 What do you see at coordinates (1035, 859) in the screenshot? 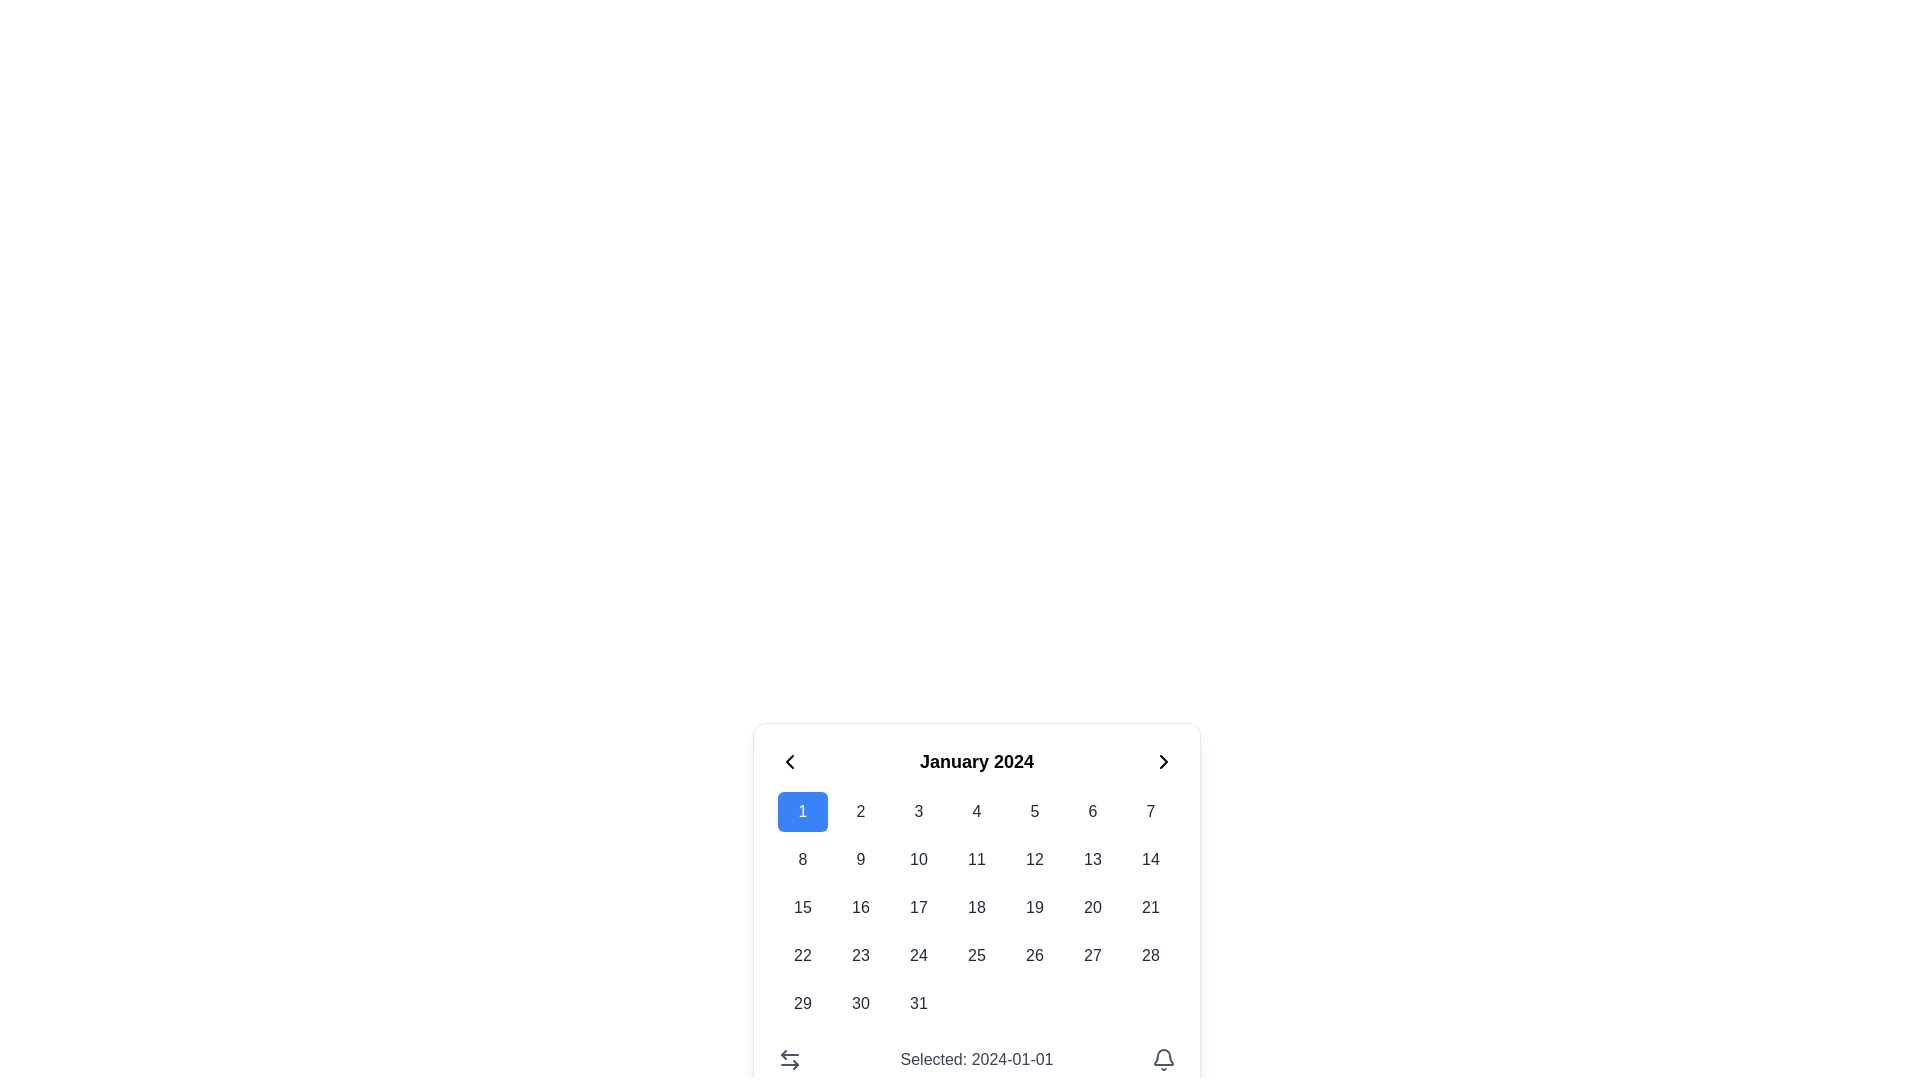
I see `the button representing the 12th day of the month in the calendar grid layout` at bounding box center [1035, 859].